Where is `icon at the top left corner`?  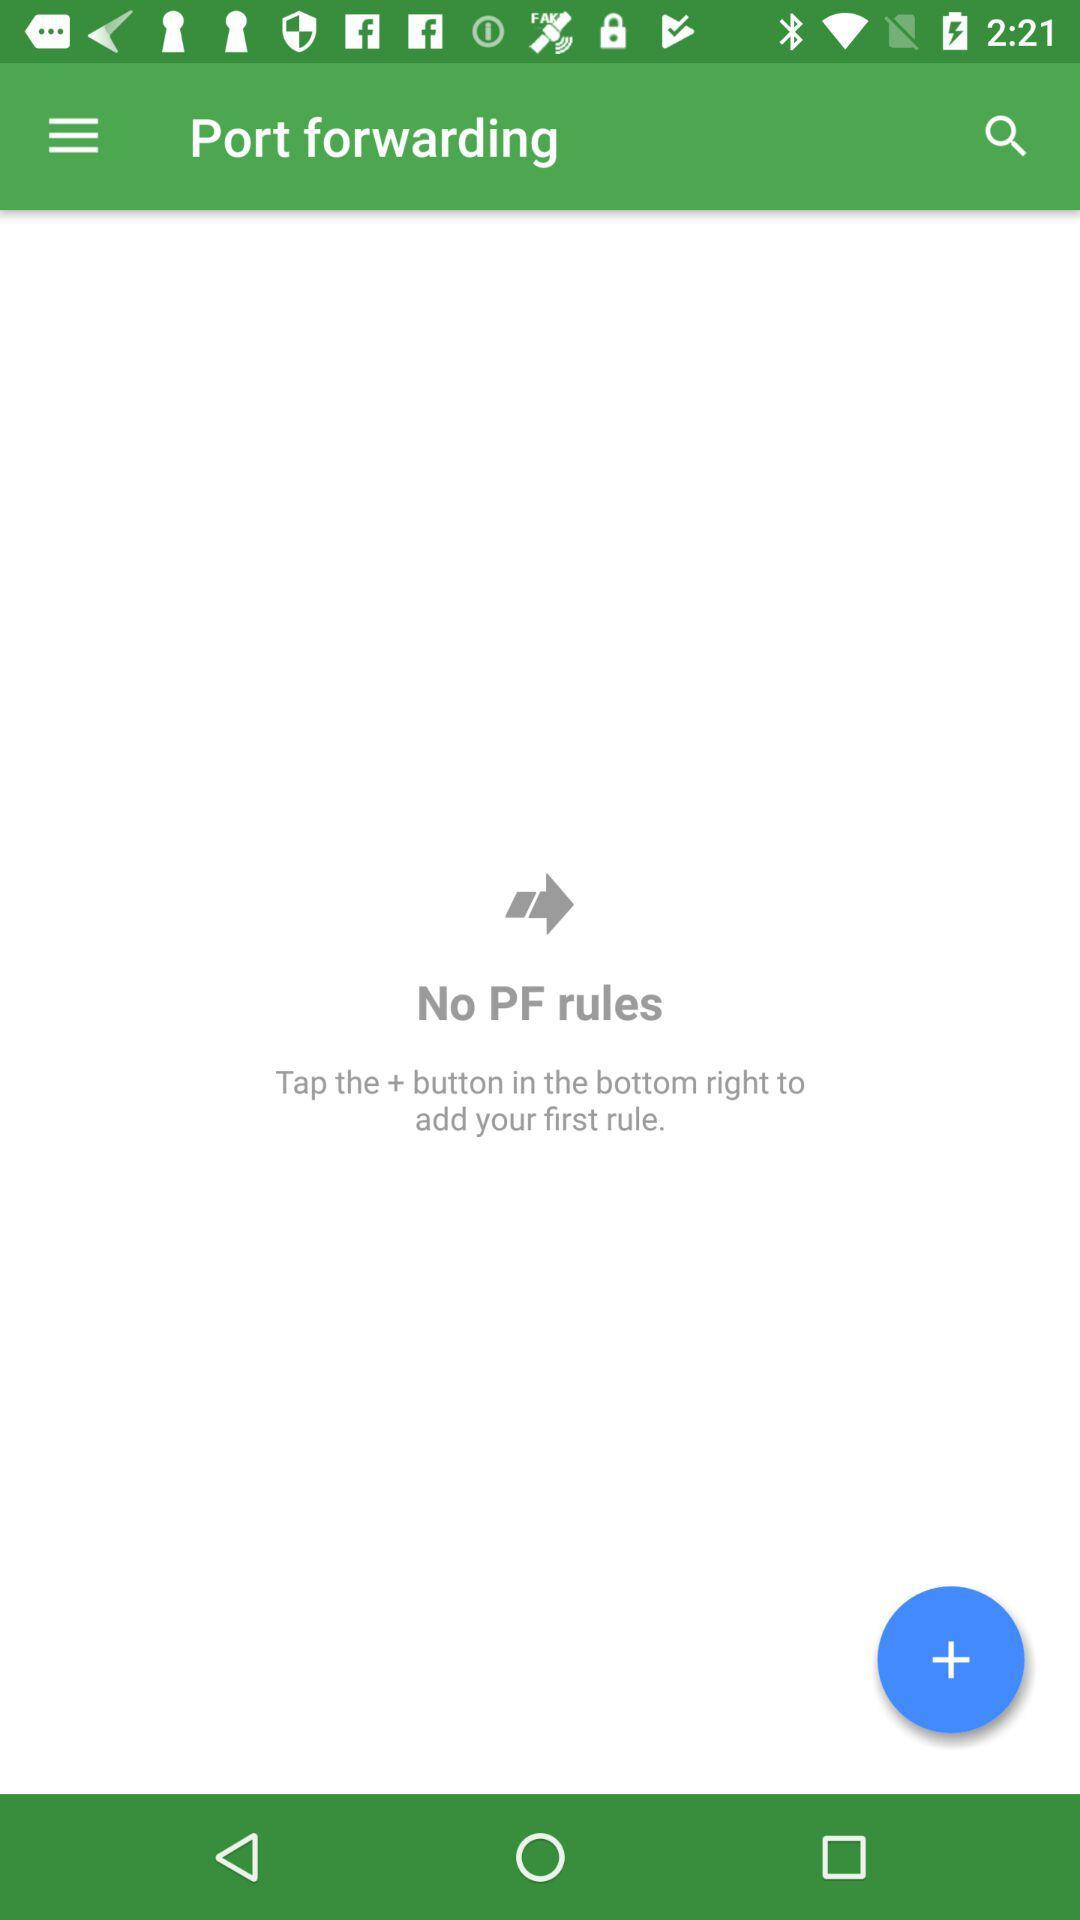
icon at the top left corner is located at coordinates (72, 135).